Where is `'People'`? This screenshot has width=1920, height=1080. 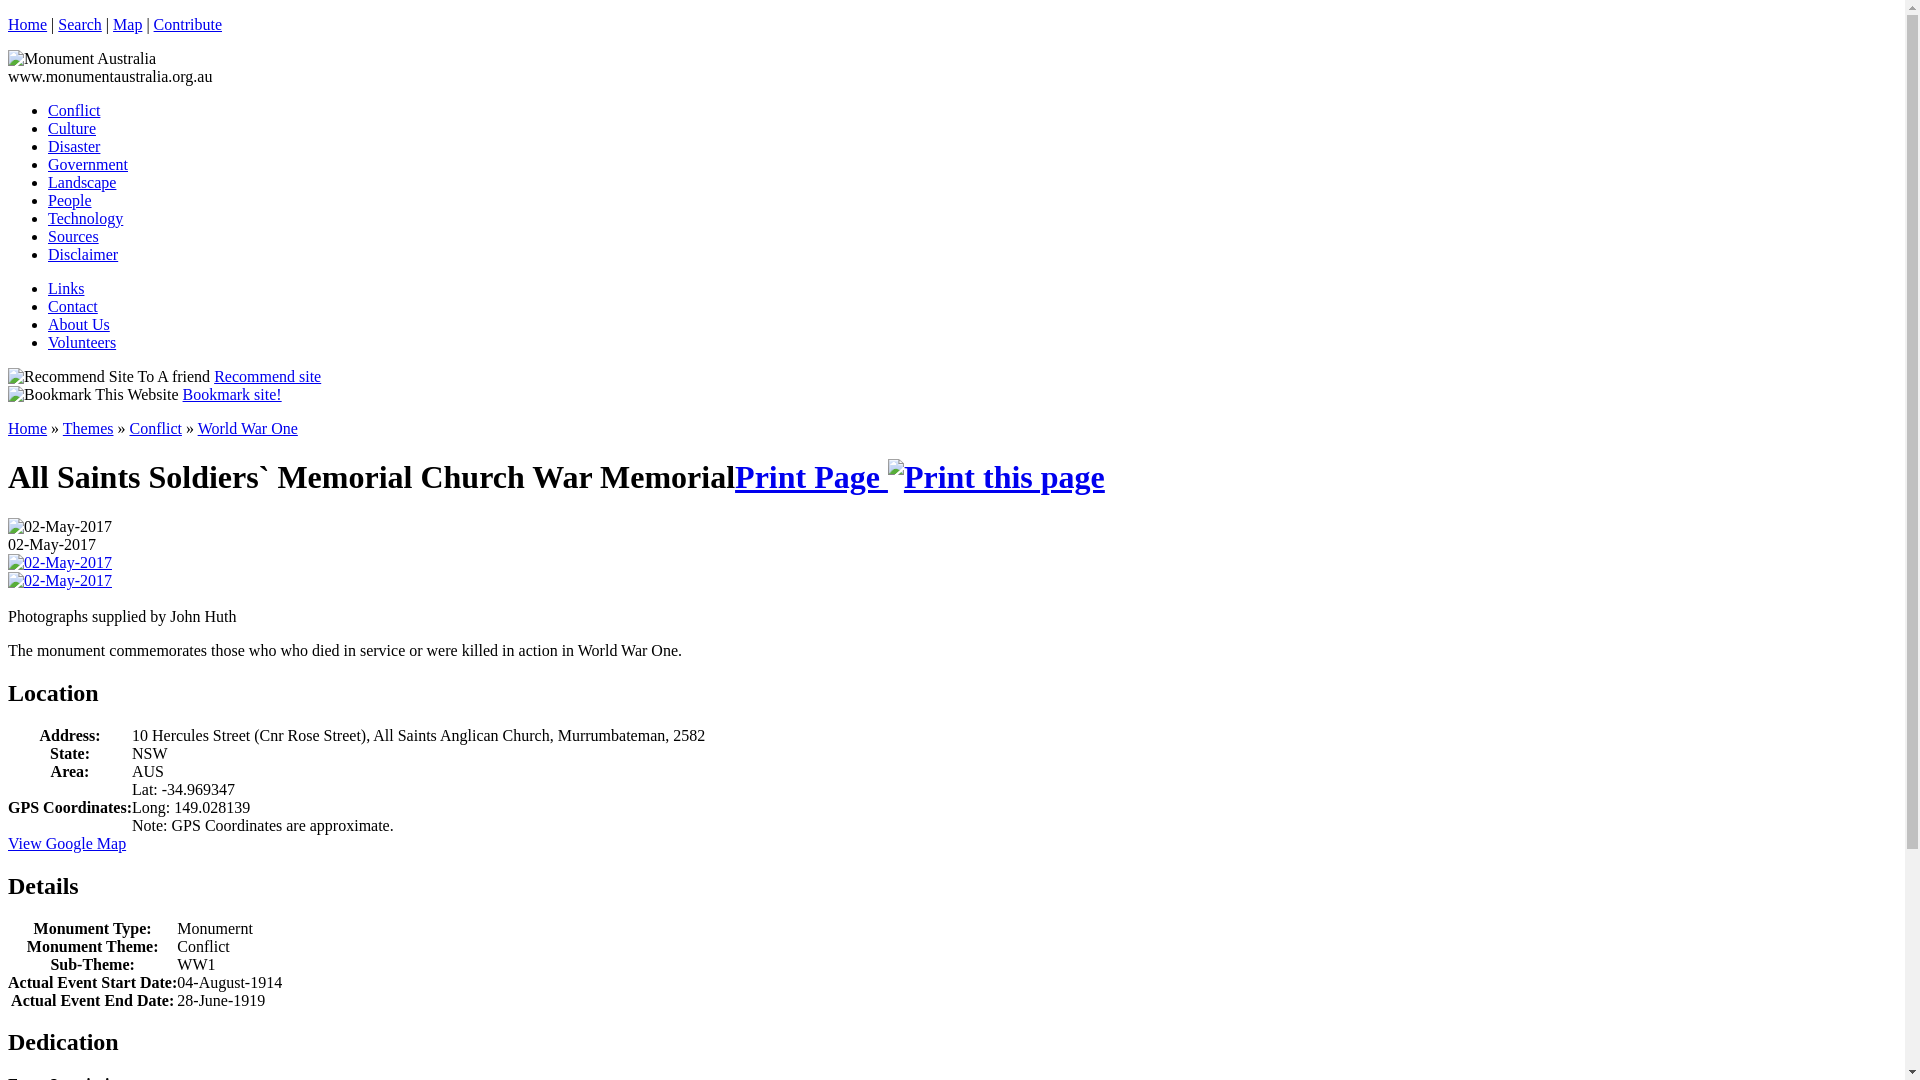 'People' is located at coordinates (70, 200).